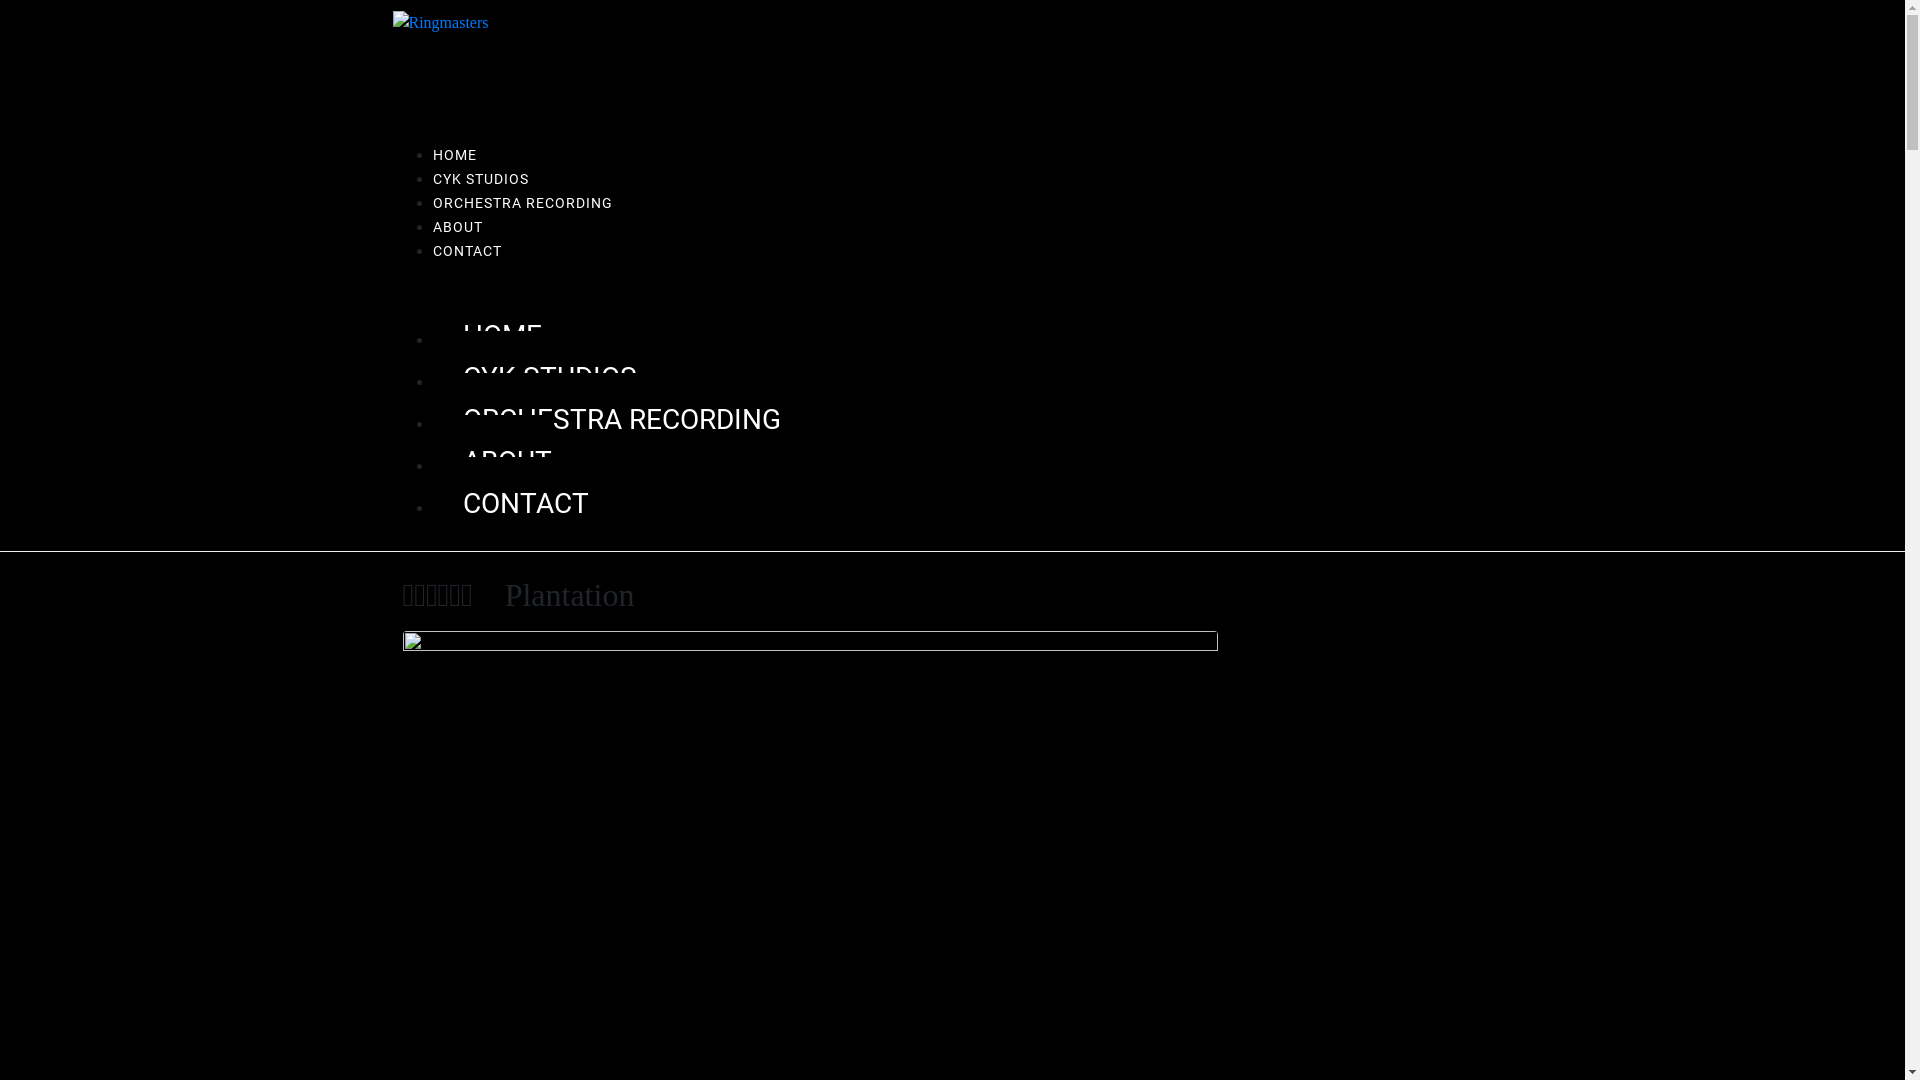 This screenshot has height=1080, width=1920. I want to click on 'ORCHESTRA RECORDING', so click(604, 418).